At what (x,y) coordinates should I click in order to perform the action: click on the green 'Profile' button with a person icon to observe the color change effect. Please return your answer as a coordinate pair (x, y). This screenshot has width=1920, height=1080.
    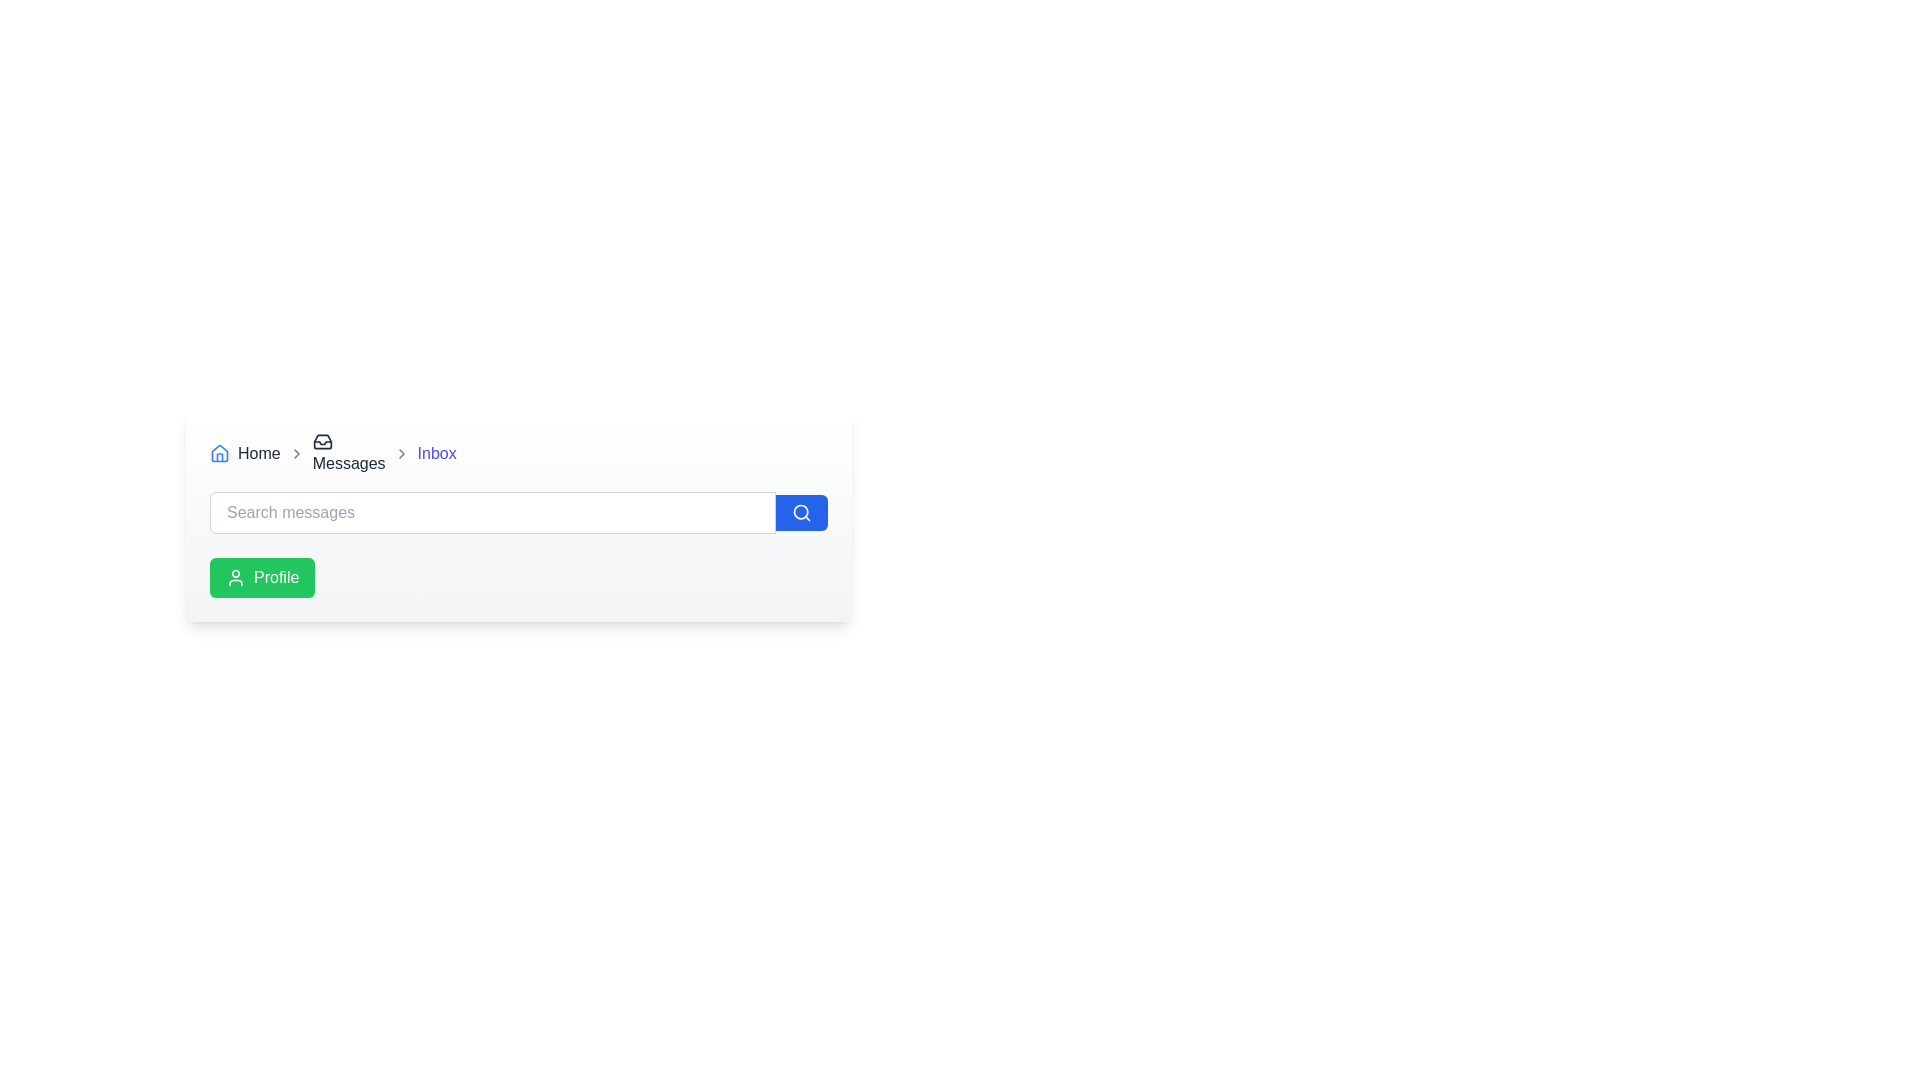
    Looking at the image, I should click on (261, 578).